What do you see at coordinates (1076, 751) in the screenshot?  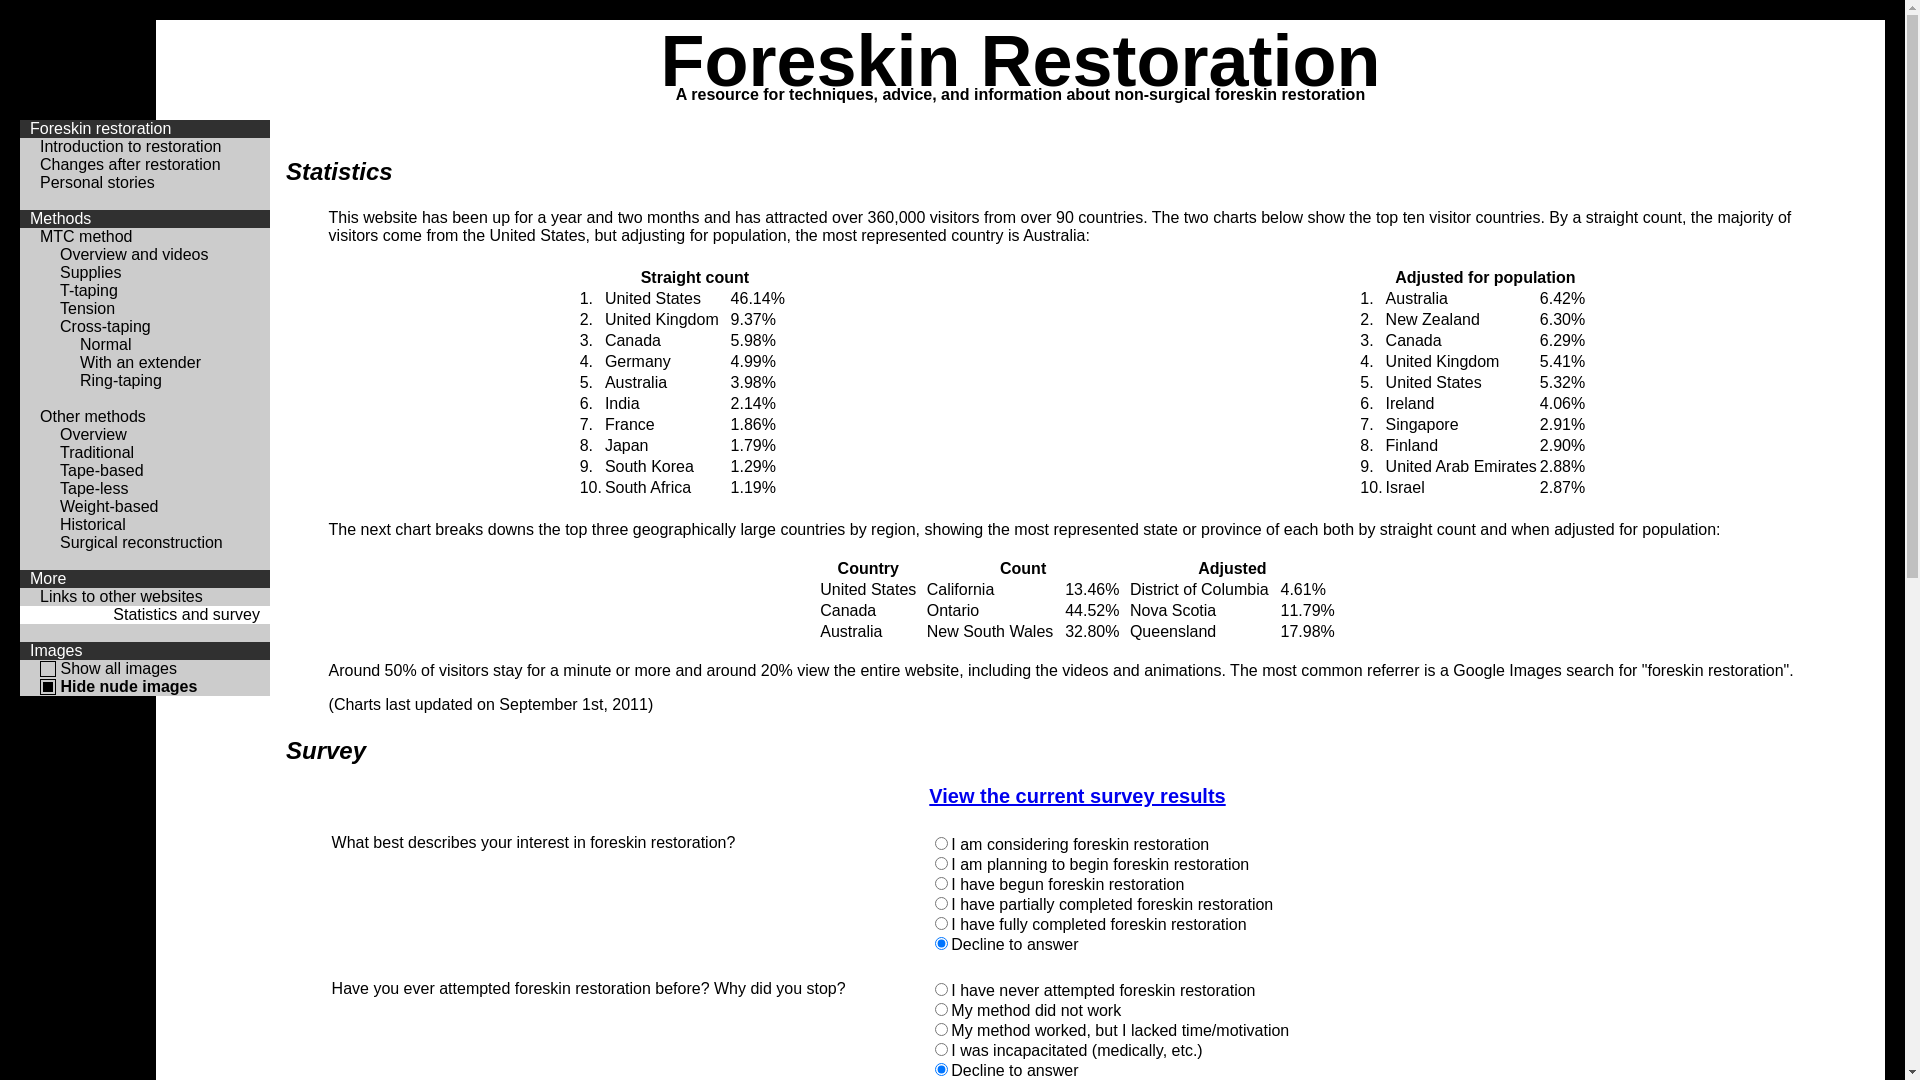 I see `'Survey'` at bounding box center [1076, 751].